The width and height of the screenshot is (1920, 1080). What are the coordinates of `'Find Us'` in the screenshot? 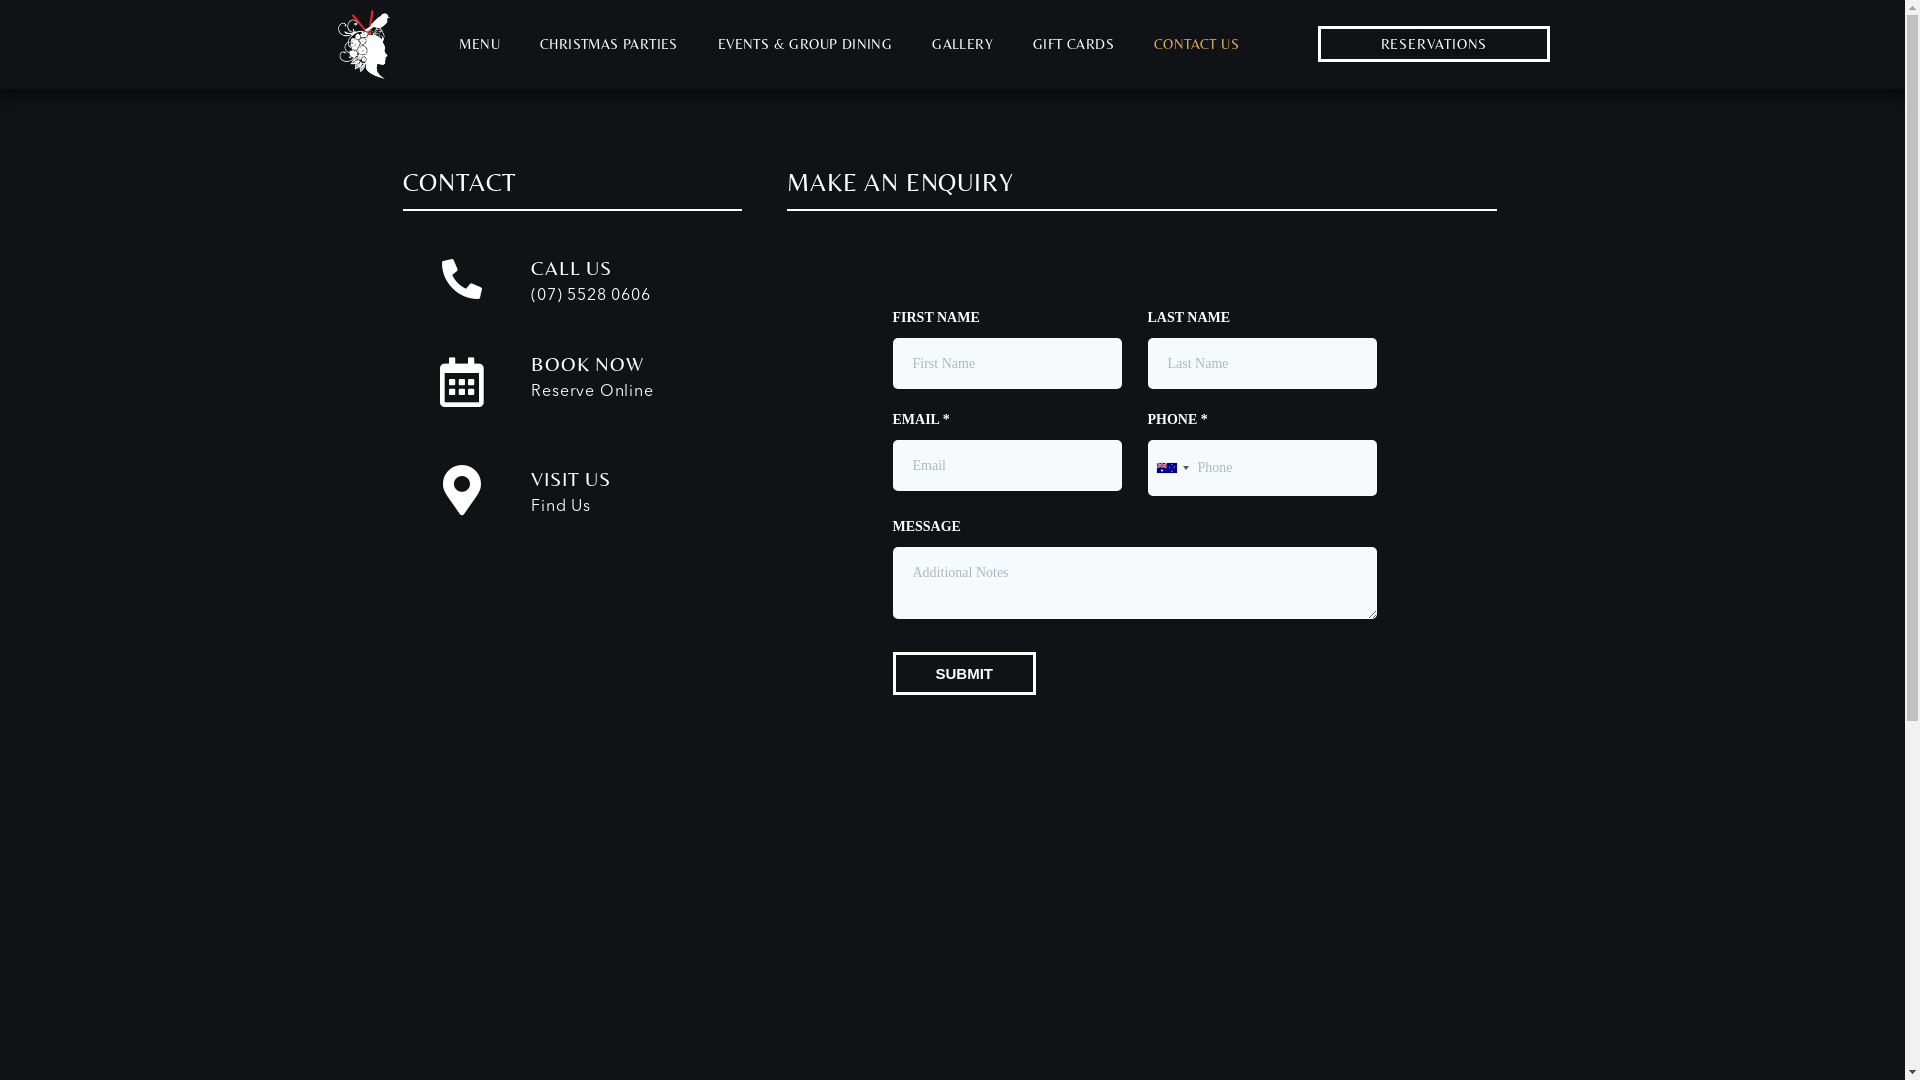 It's located at (560, 505).